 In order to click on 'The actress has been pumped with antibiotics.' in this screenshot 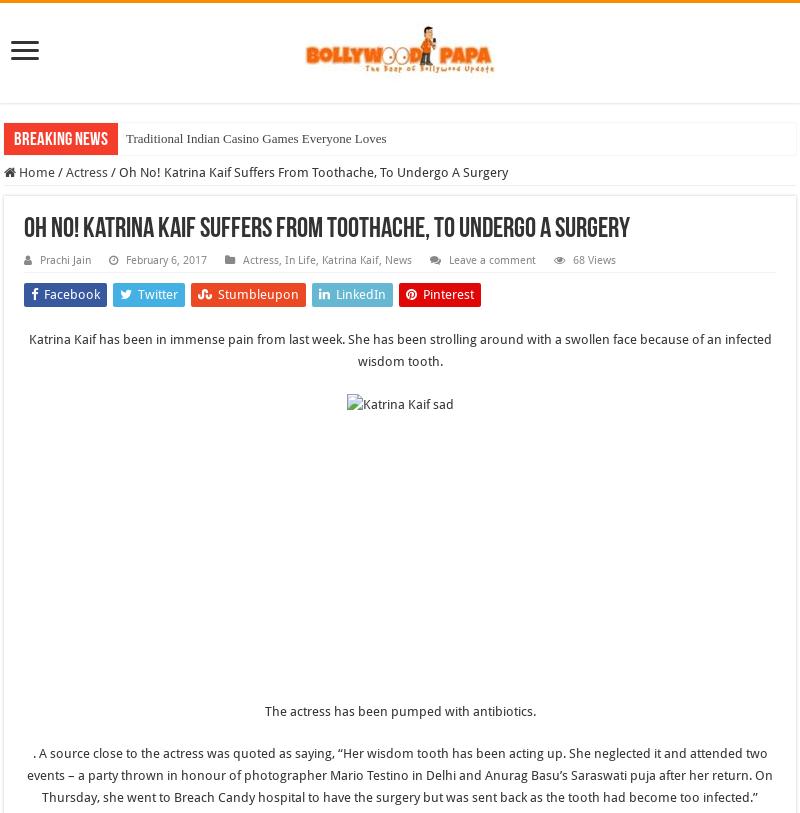, I will do `click(398, 710)`.